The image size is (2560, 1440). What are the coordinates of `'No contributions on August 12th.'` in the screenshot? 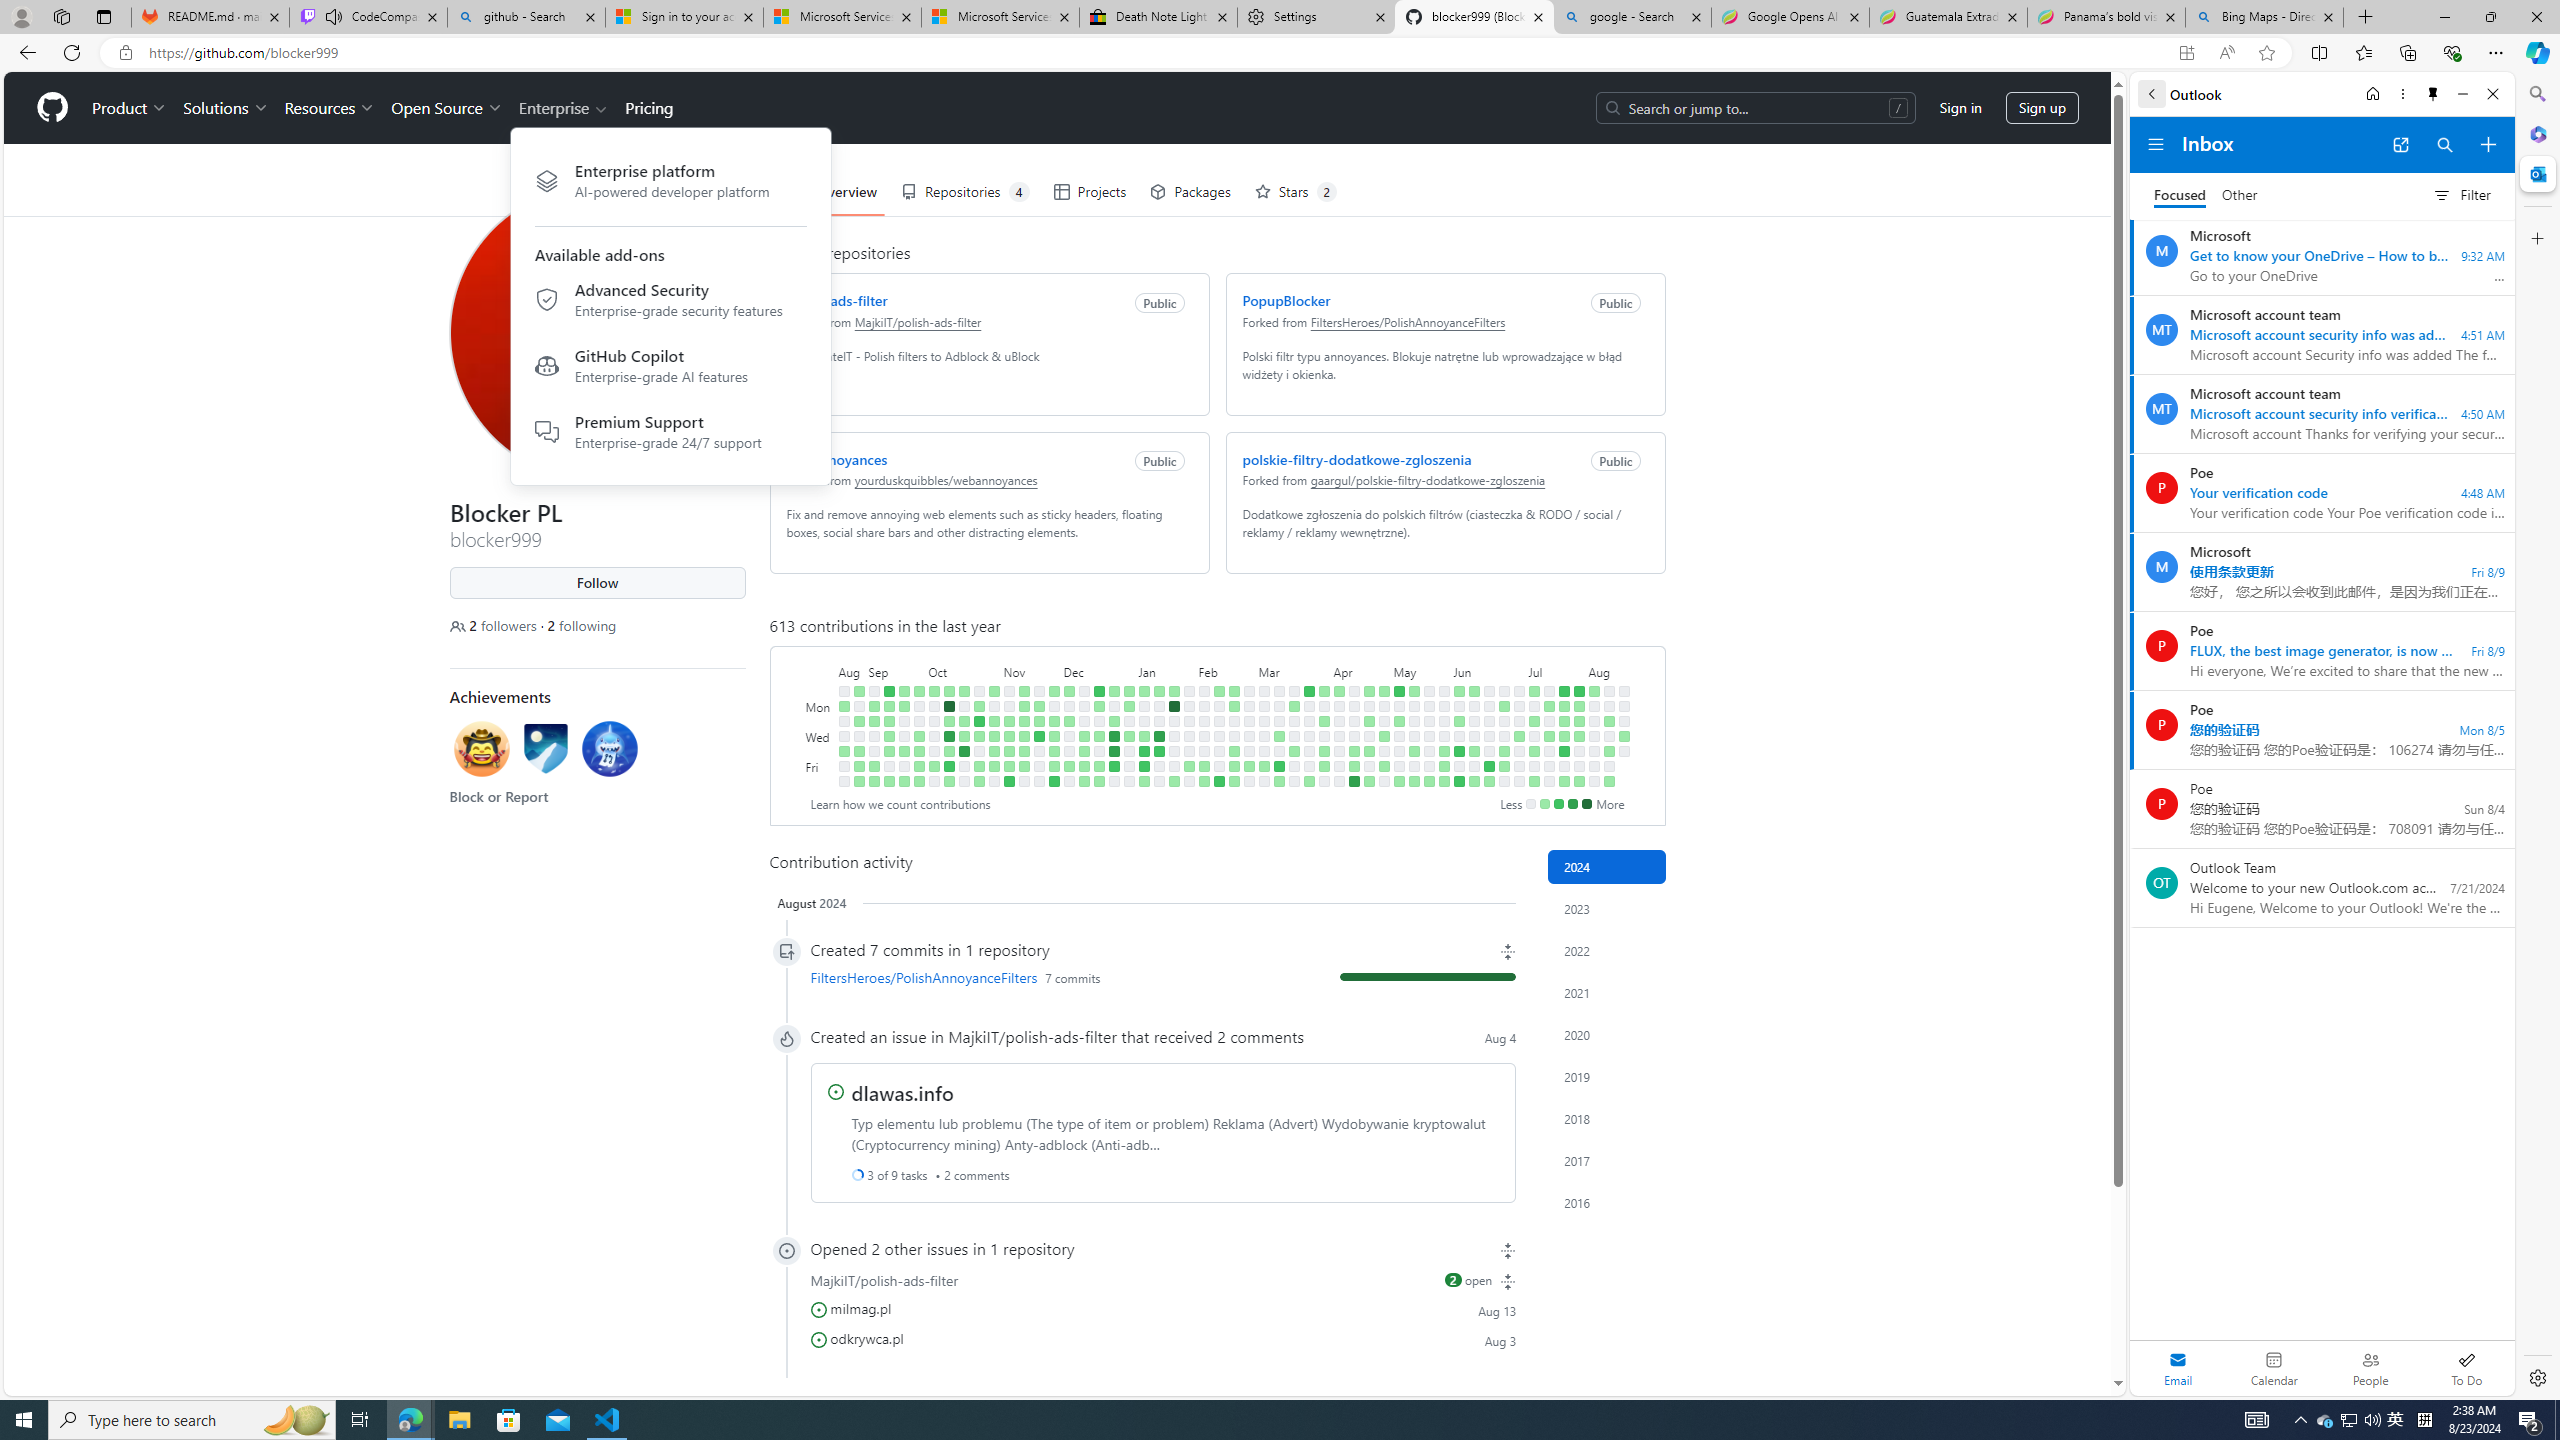 It's located at (1607, 705).